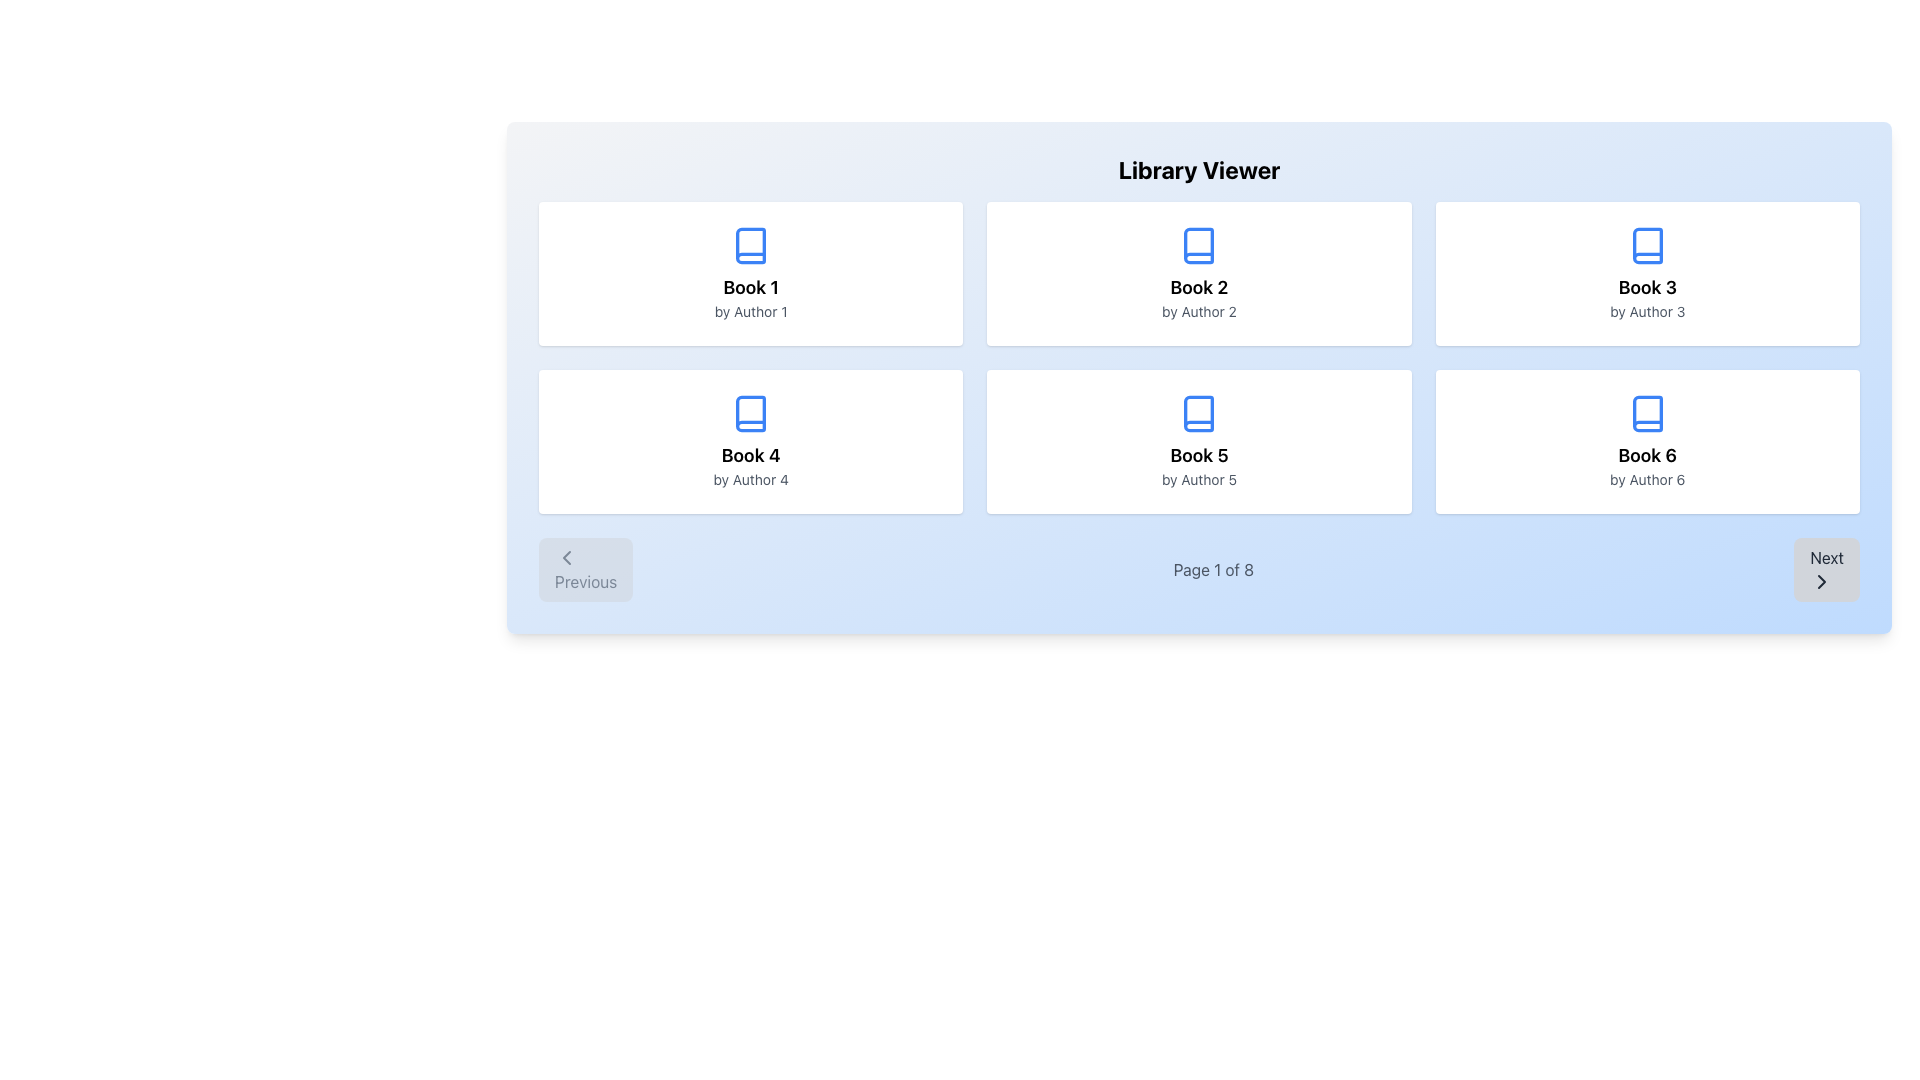  Describe the element at coordinates (1199, 312) in the screenshot. I see `the text label displaying 'by Author 2', which is styled in gray and appears as a subtitle under the title of 'Book 2'` at that location.